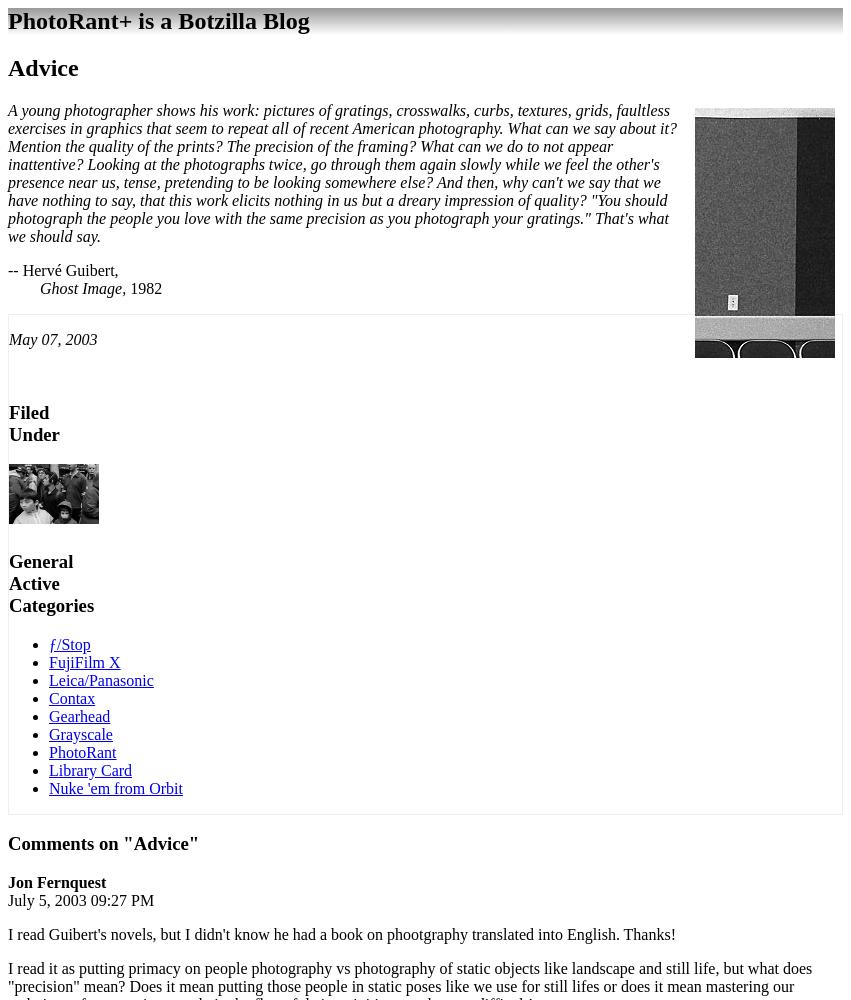 The image size is (851, 1000). What do you see at coordinates (41, 560) in the screenshot?
I see `'General'` at bounding box center [41, 560].